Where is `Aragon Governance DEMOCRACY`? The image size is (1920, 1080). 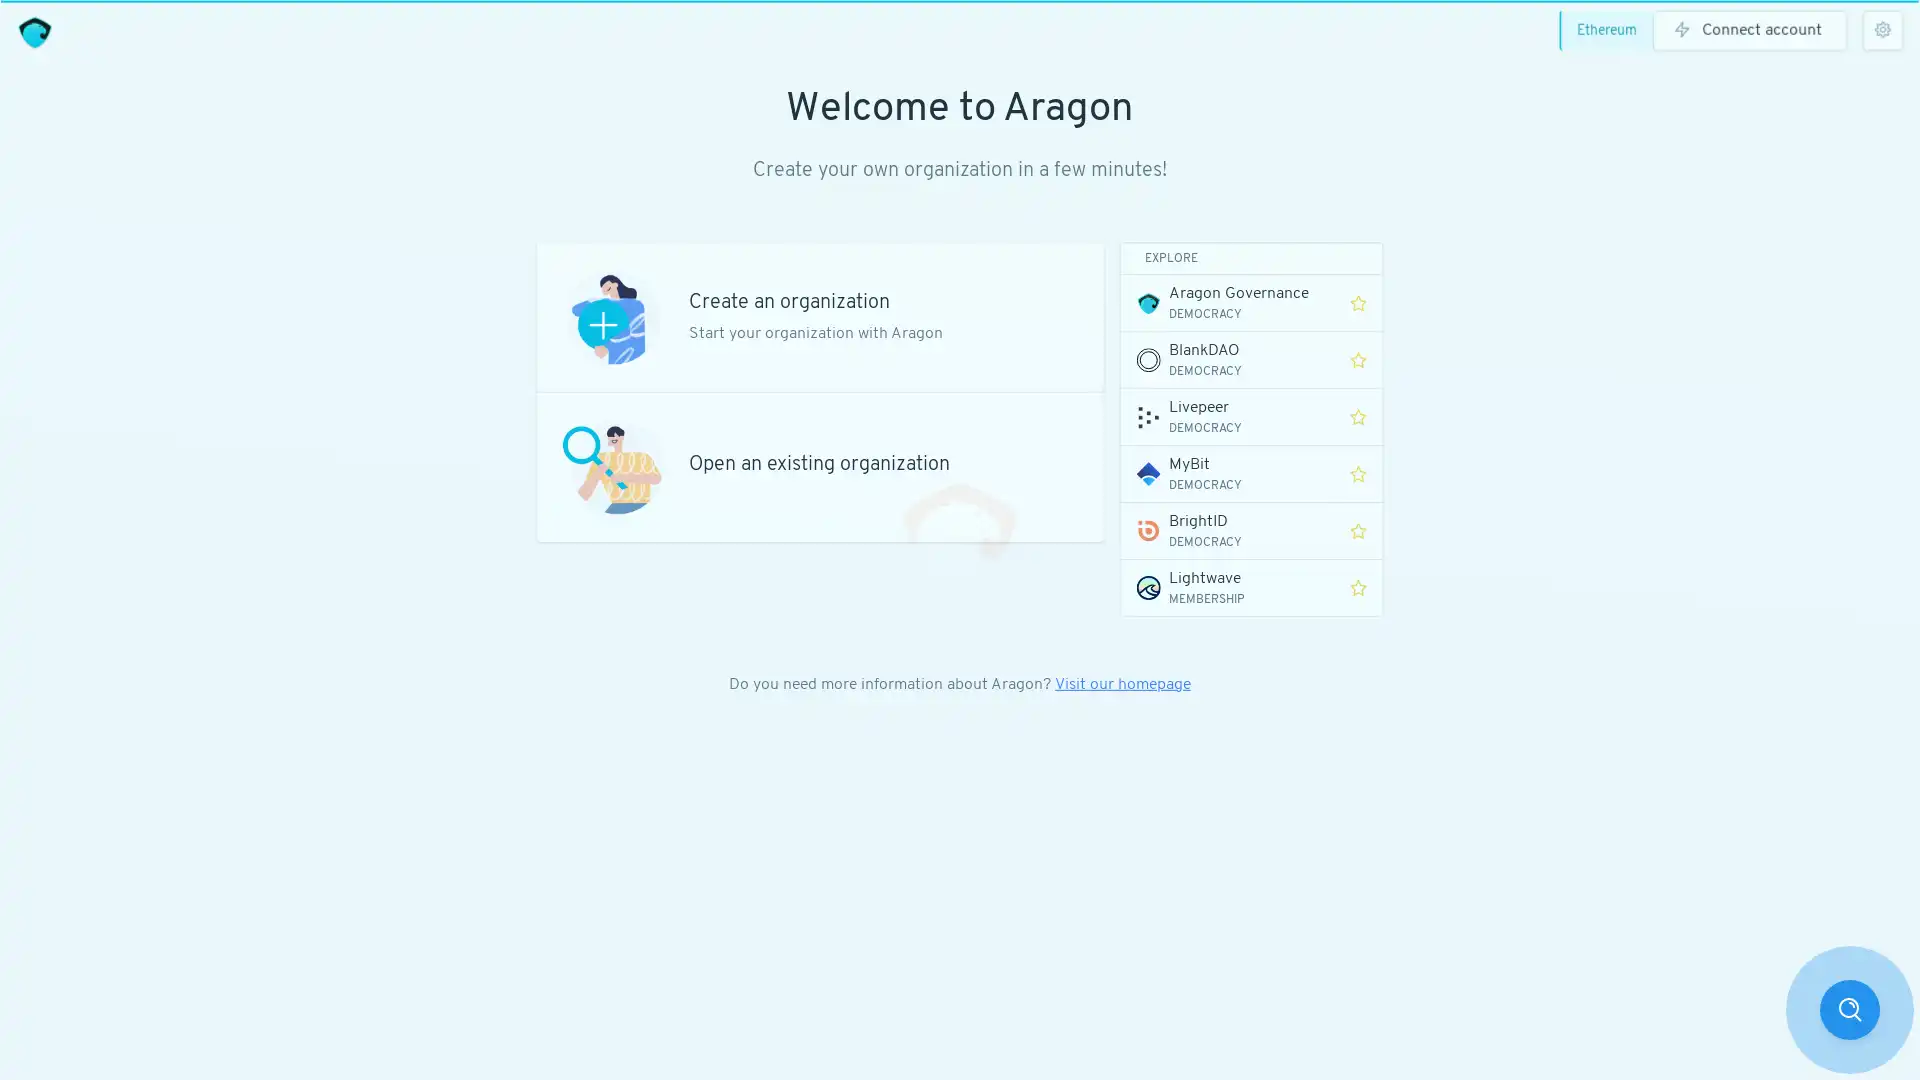
Aragon Governance DEMOCRACY is located at coordinates (1227, 303).